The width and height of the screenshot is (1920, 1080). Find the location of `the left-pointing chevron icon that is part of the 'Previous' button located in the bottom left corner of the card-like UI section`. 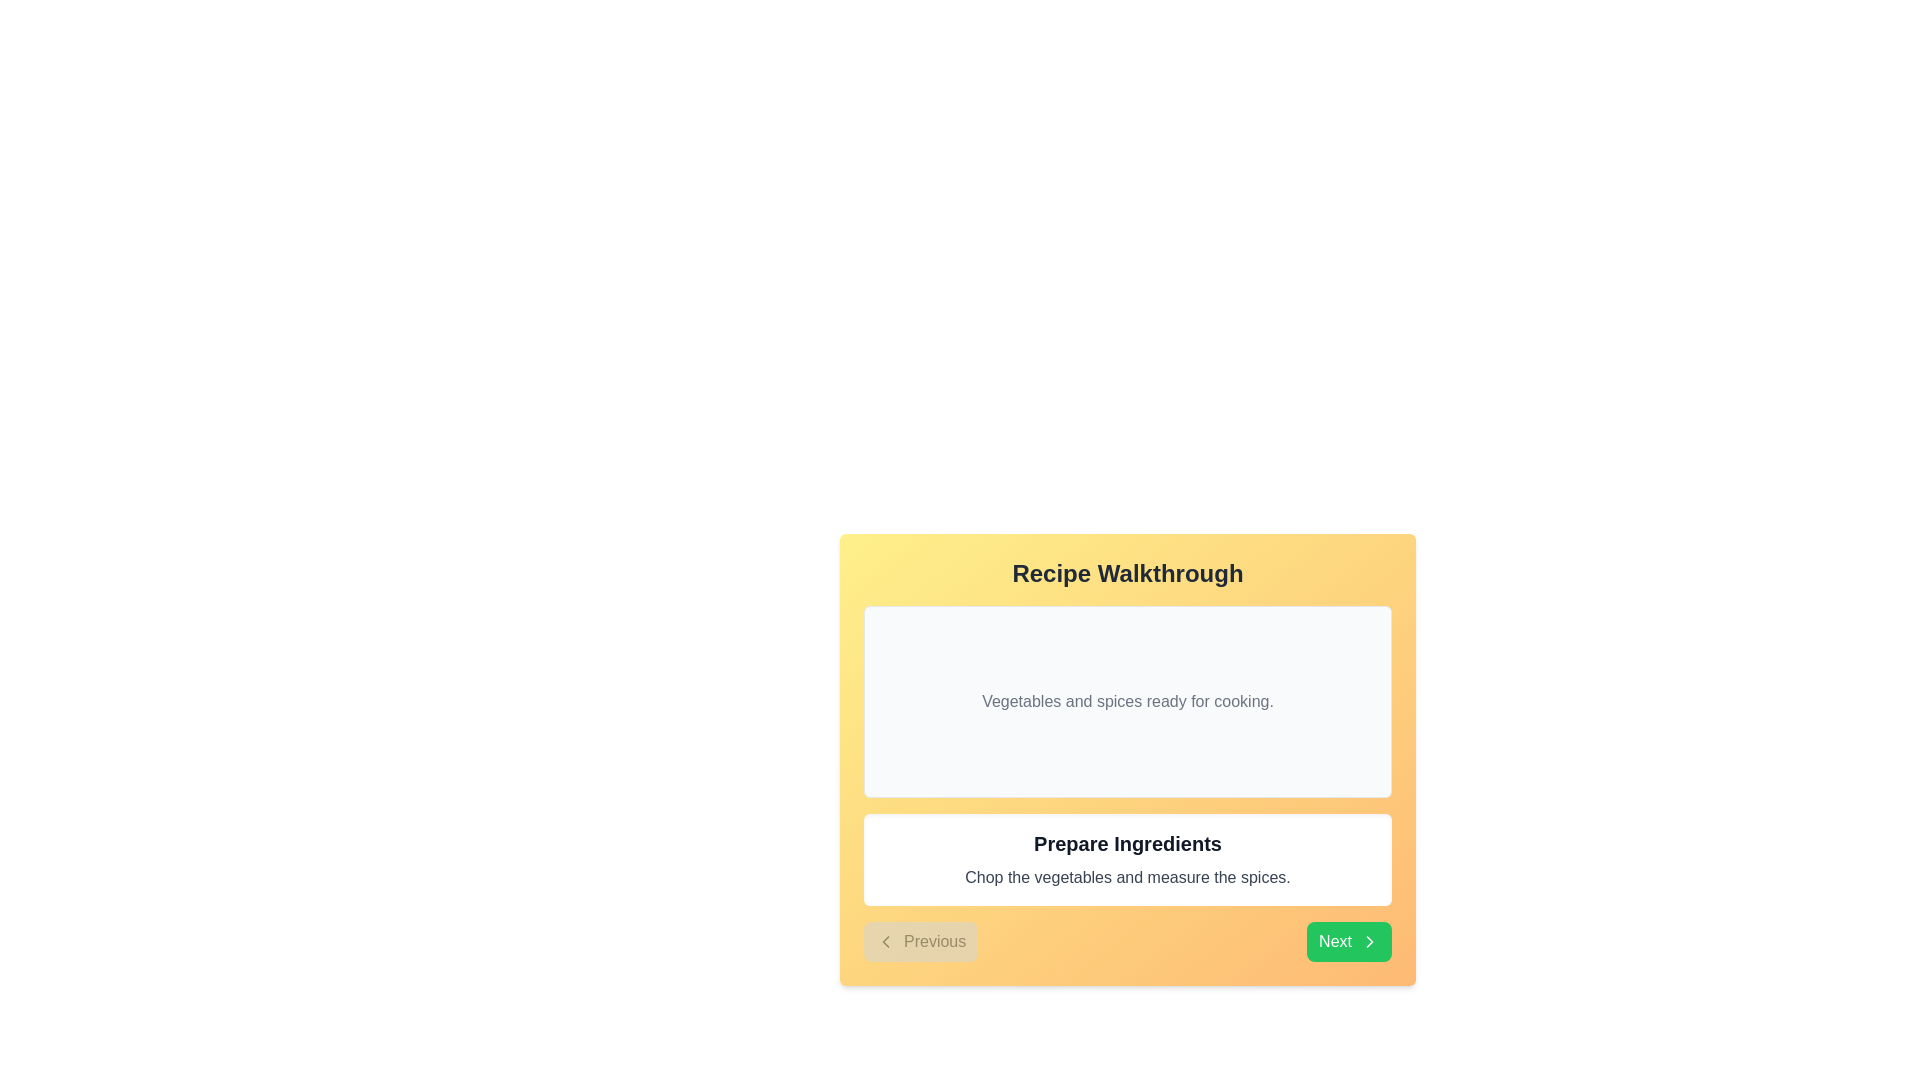

the left-pointing chevron icon that is part of the 'Previous' button located in the bottom left corner of the card-like UI section is located at coordinates (885, 941).